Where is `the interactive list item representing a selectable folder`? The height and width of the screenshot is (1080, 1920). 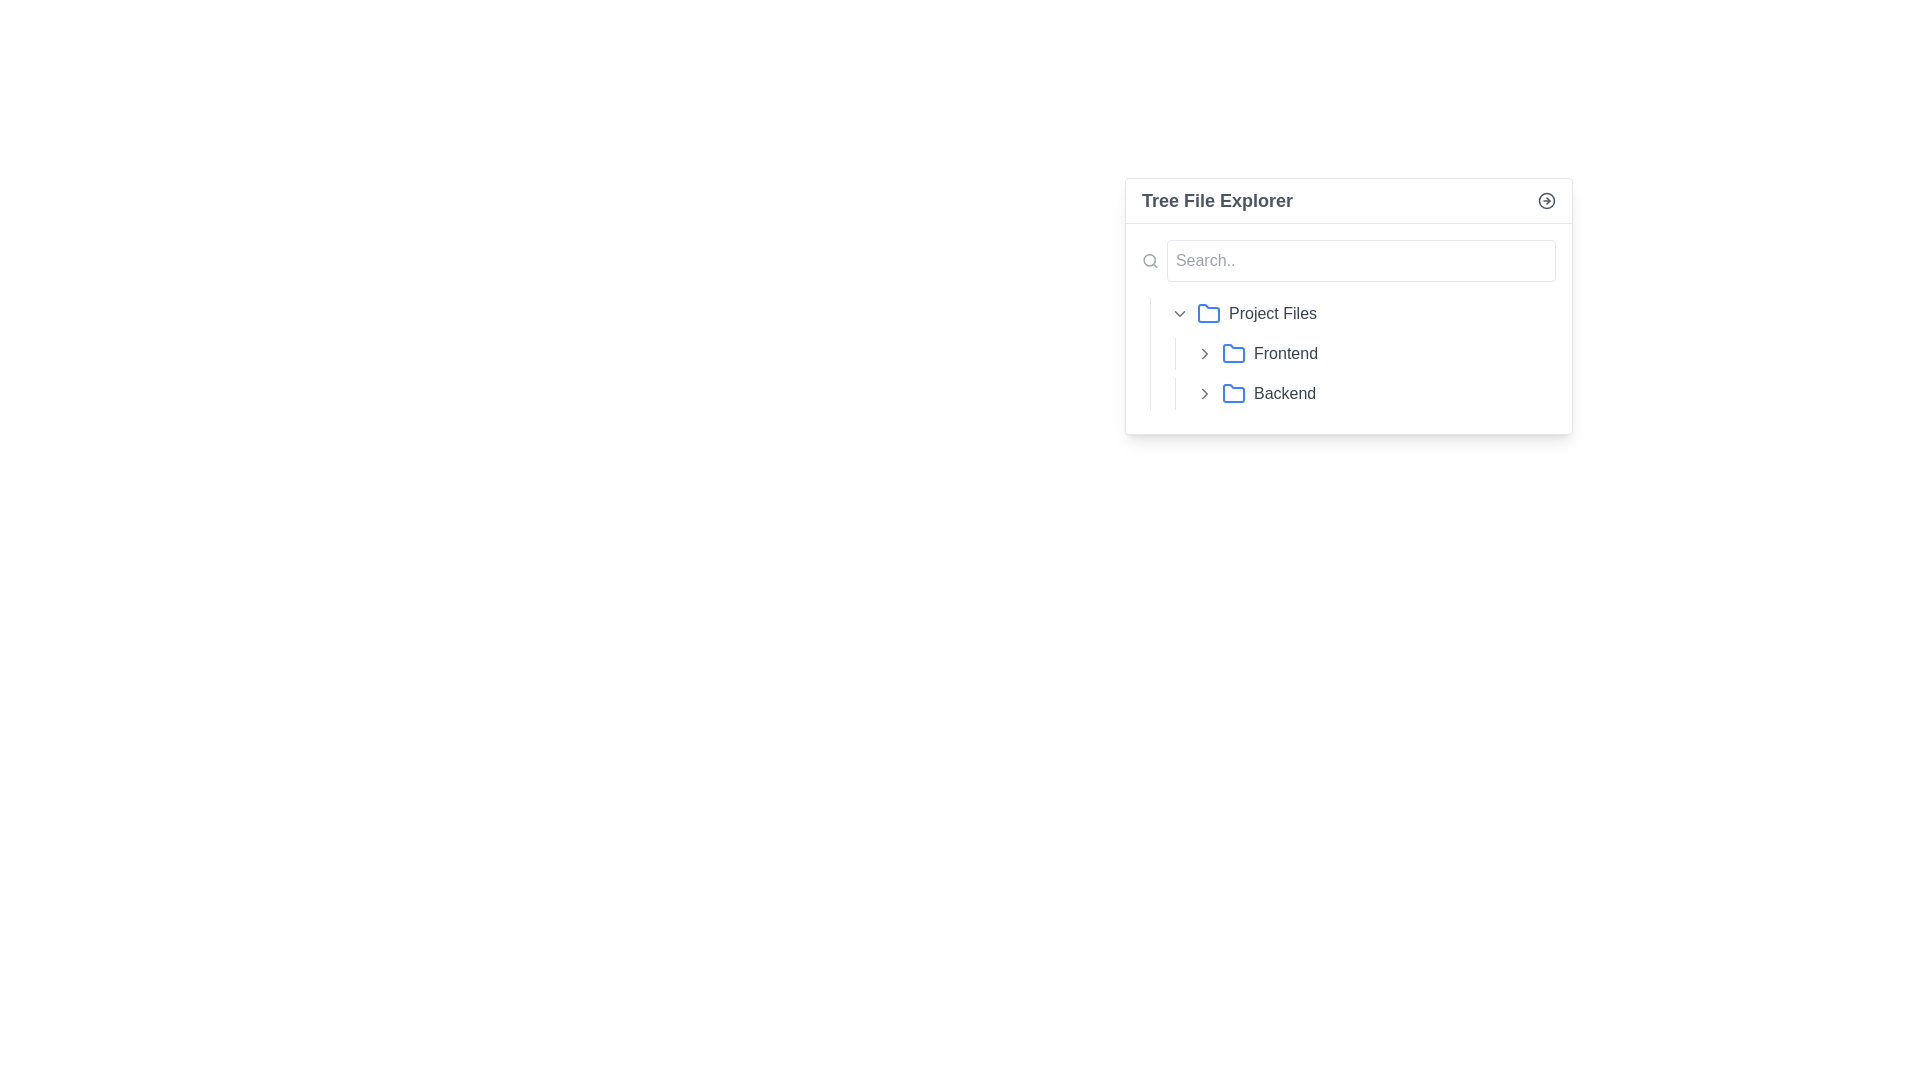
the interactive list item representing a selectable folder is located at coordinates (1401, 353).